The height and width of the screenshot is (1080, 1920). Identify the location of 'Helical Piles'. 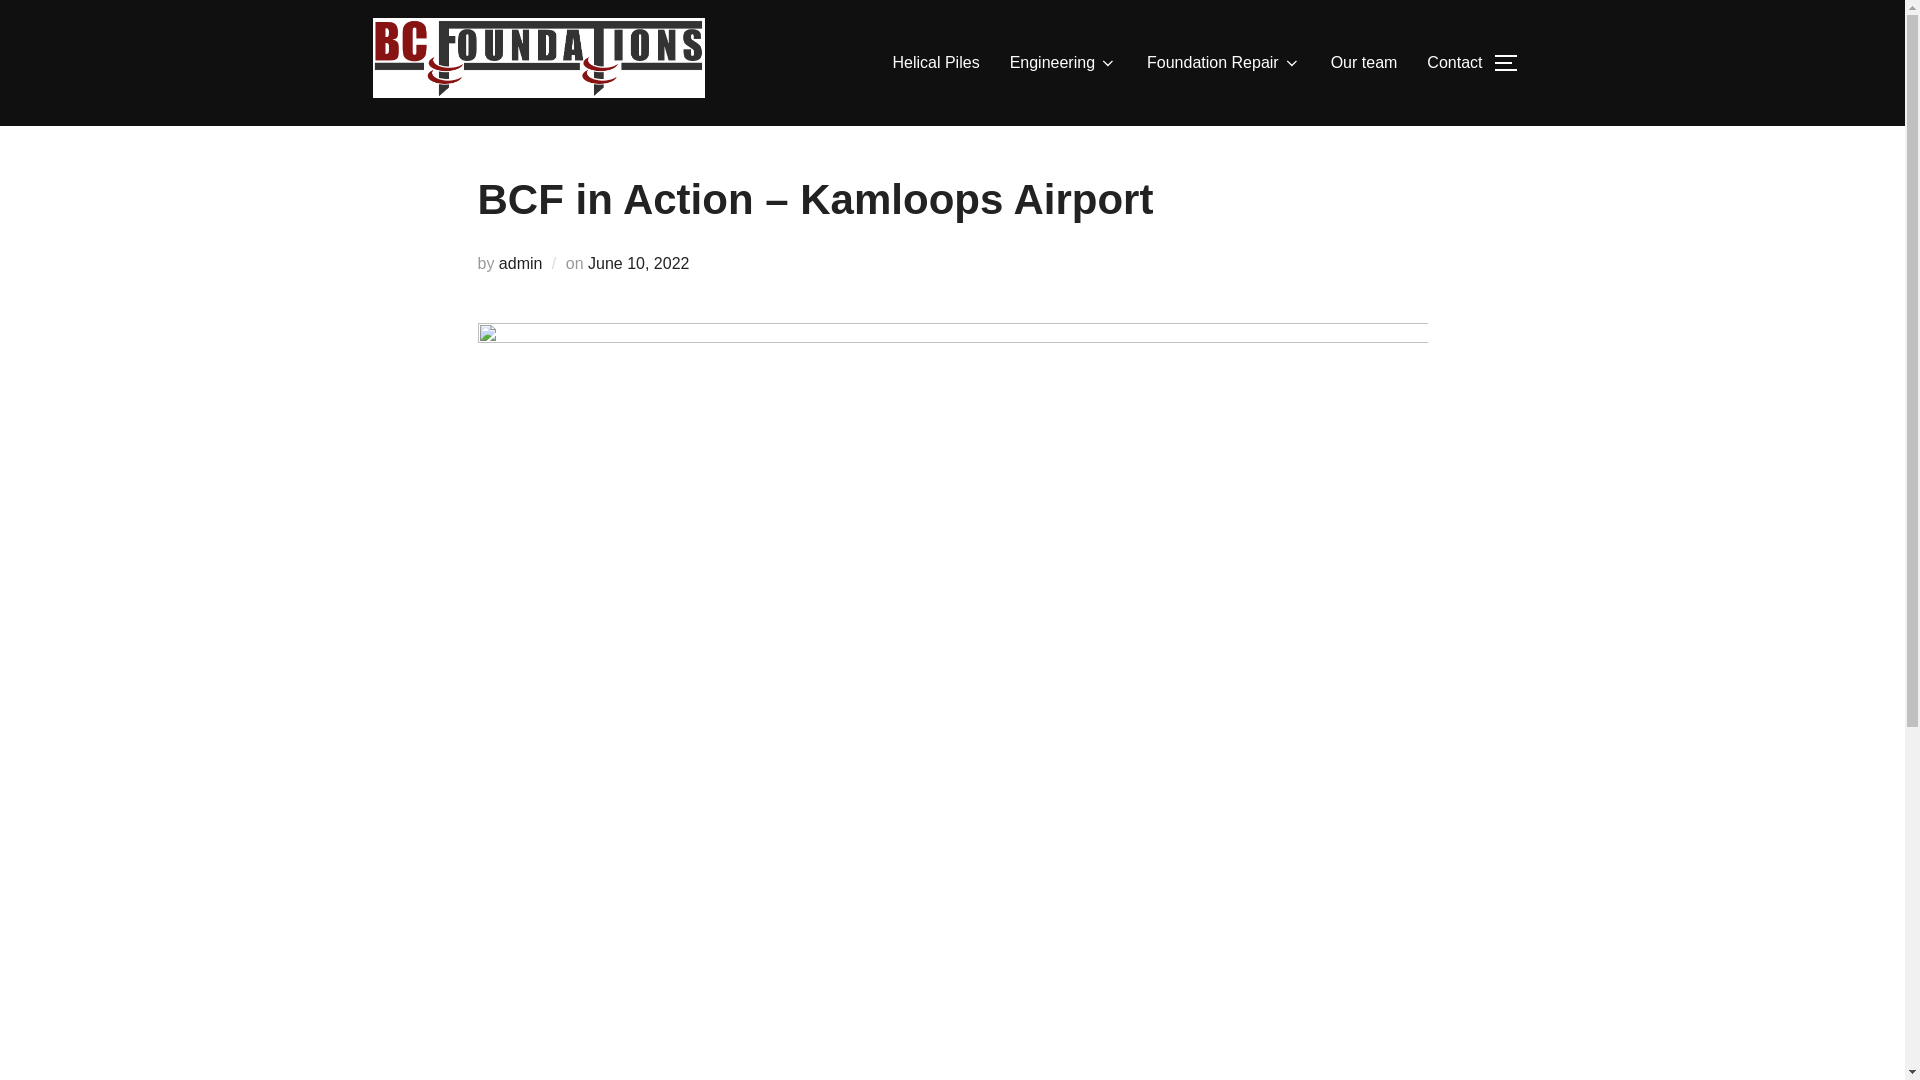
(934, 61).